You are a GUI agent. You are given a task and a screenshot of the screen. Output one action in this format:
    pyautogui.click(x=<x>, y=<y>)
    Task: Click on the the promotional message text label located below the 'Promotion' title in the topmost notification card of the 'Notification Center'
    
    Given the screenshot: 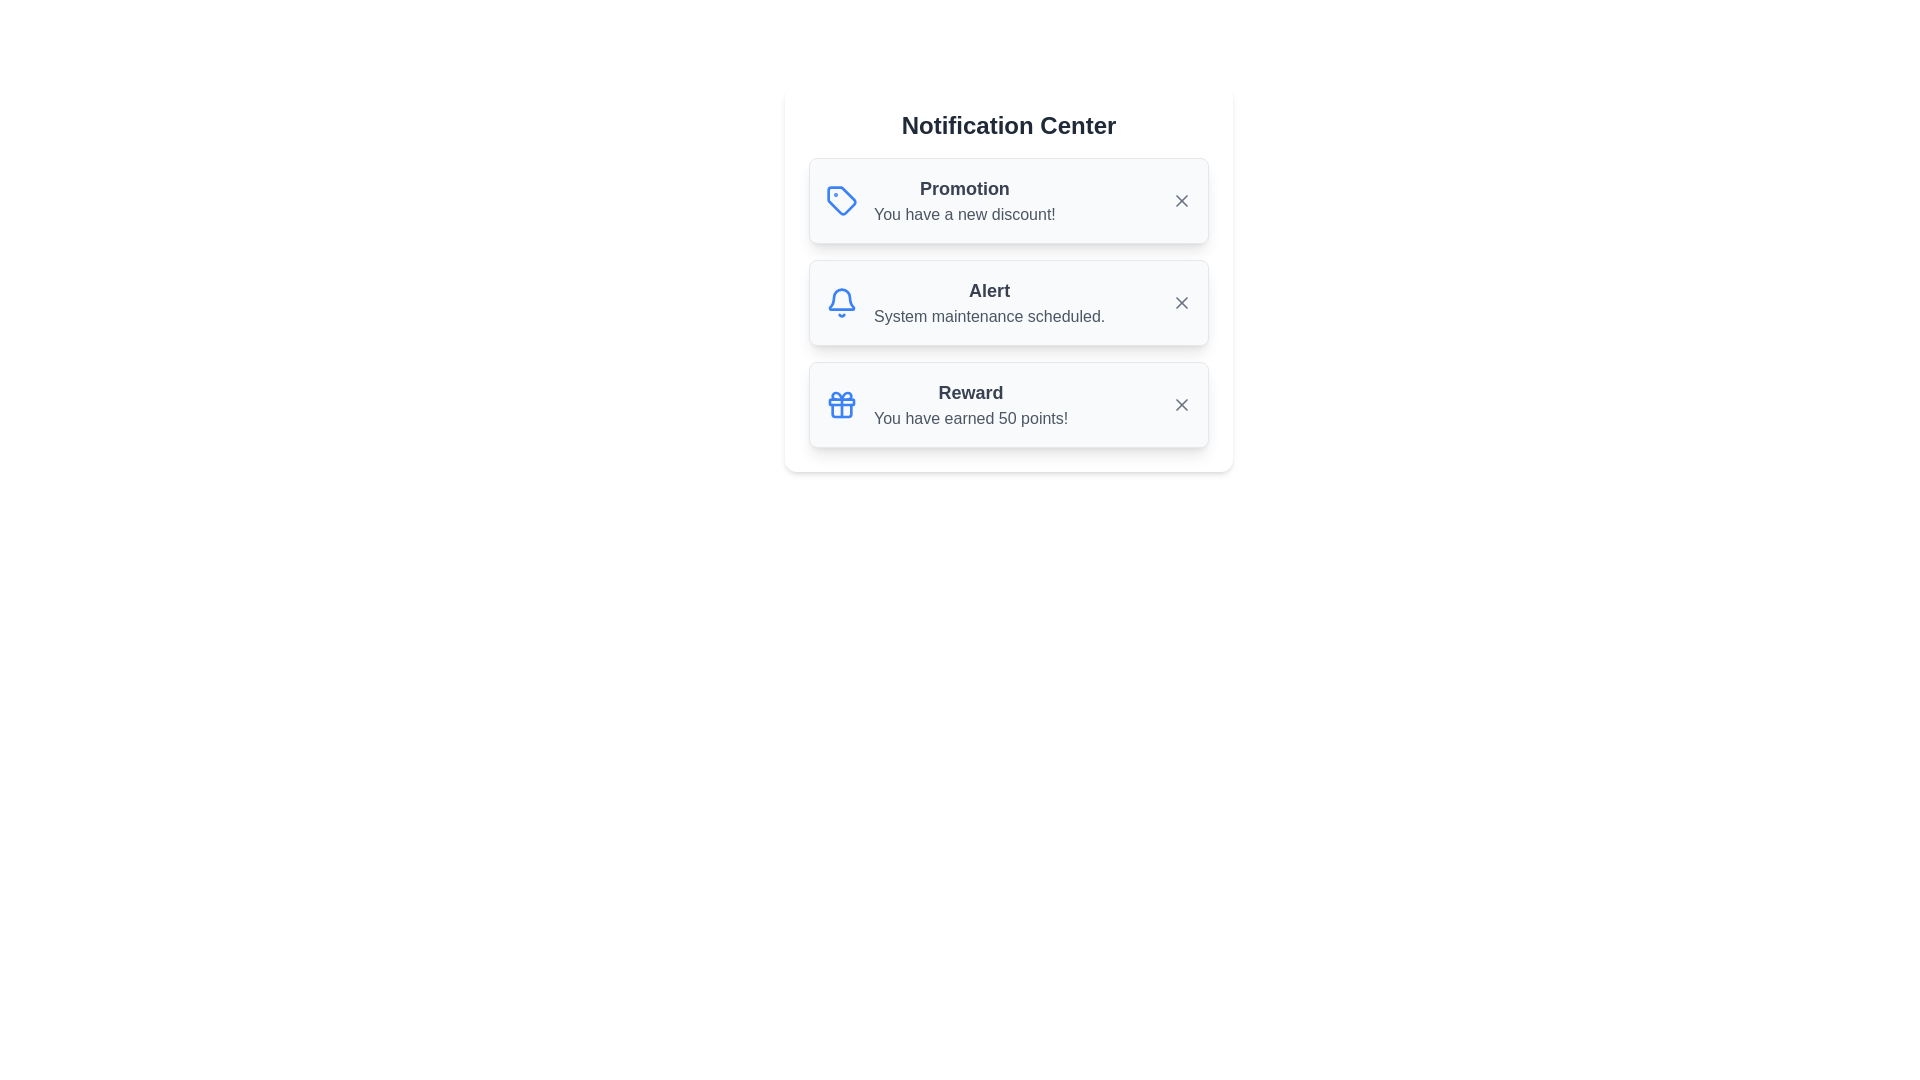 What is the action you would take?
    pyautogui.click(x=964, y=215)
    